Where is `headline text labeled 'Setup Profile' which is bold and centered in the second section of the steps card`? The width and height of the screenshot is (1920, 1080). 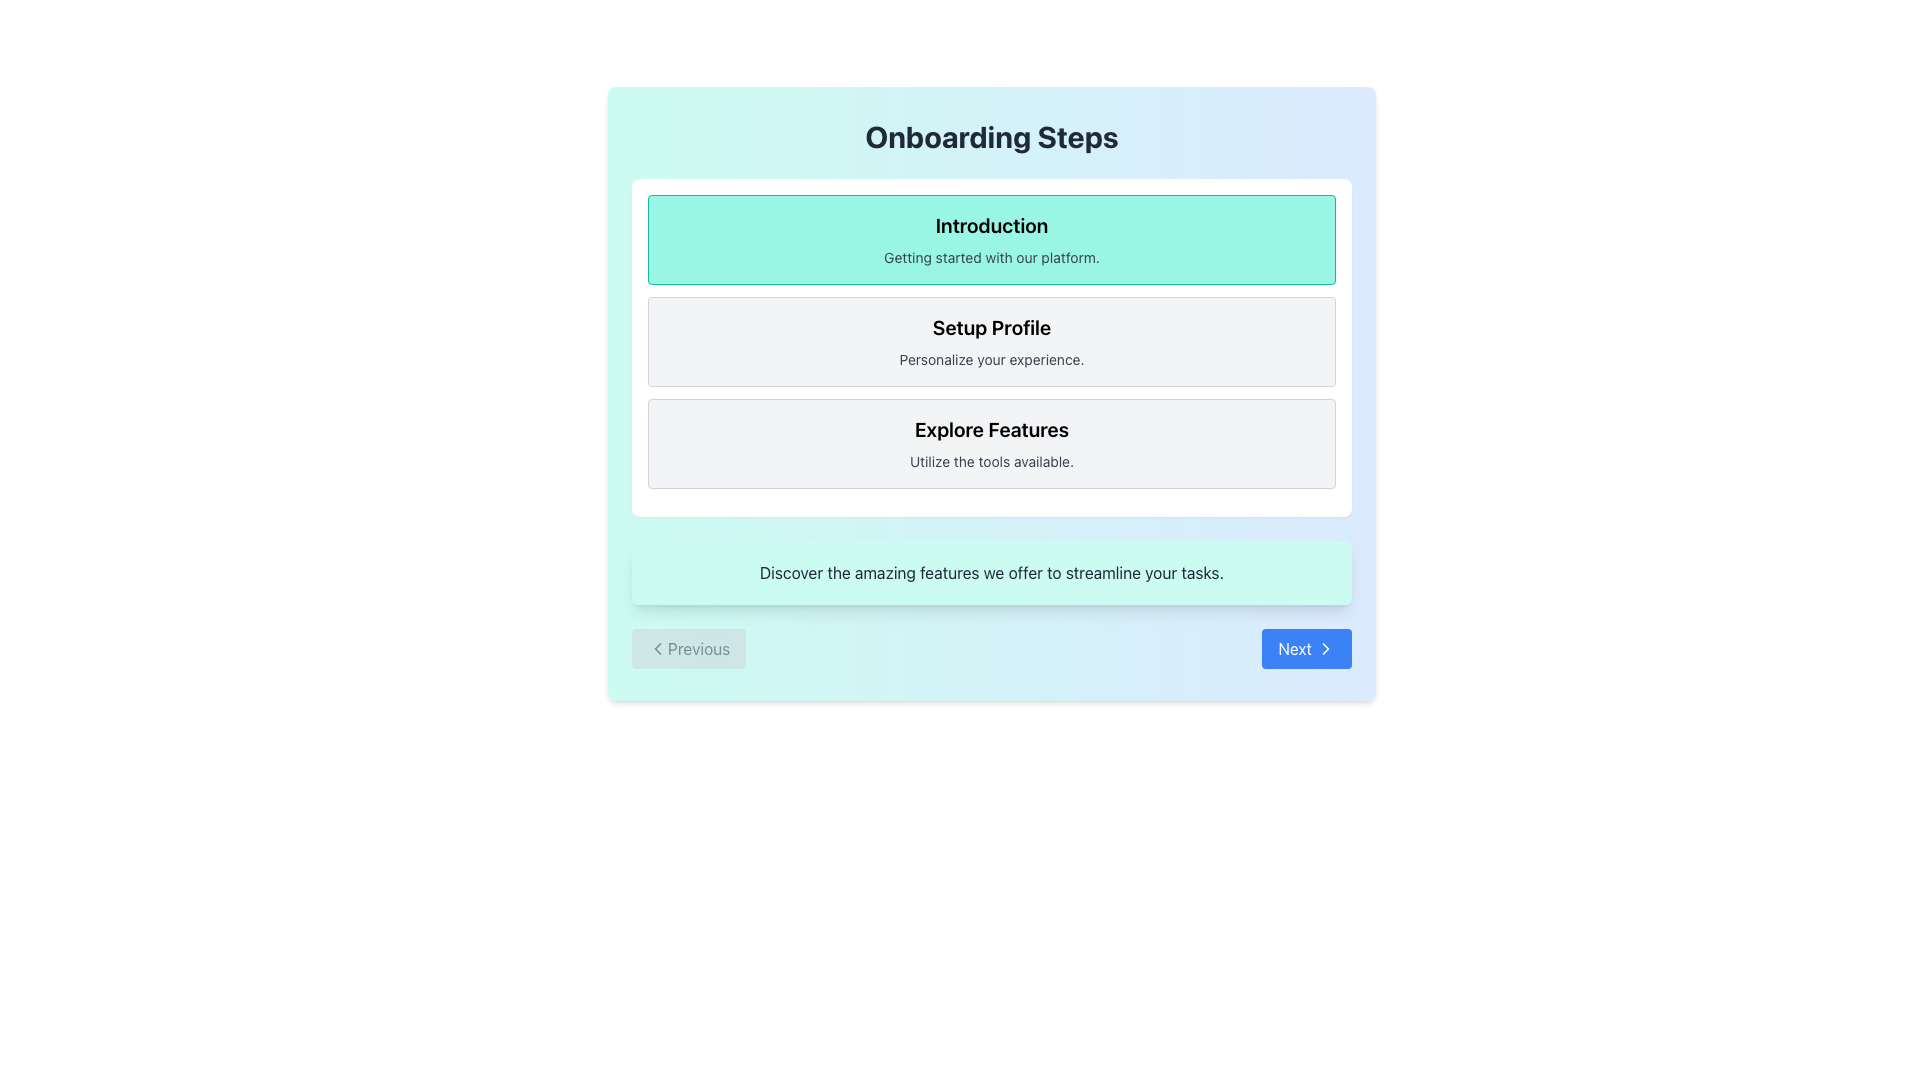
headline text labeled 'Setup Profile' which is bold and centered in the second section of the steps card is located at coordinates (992, 326).